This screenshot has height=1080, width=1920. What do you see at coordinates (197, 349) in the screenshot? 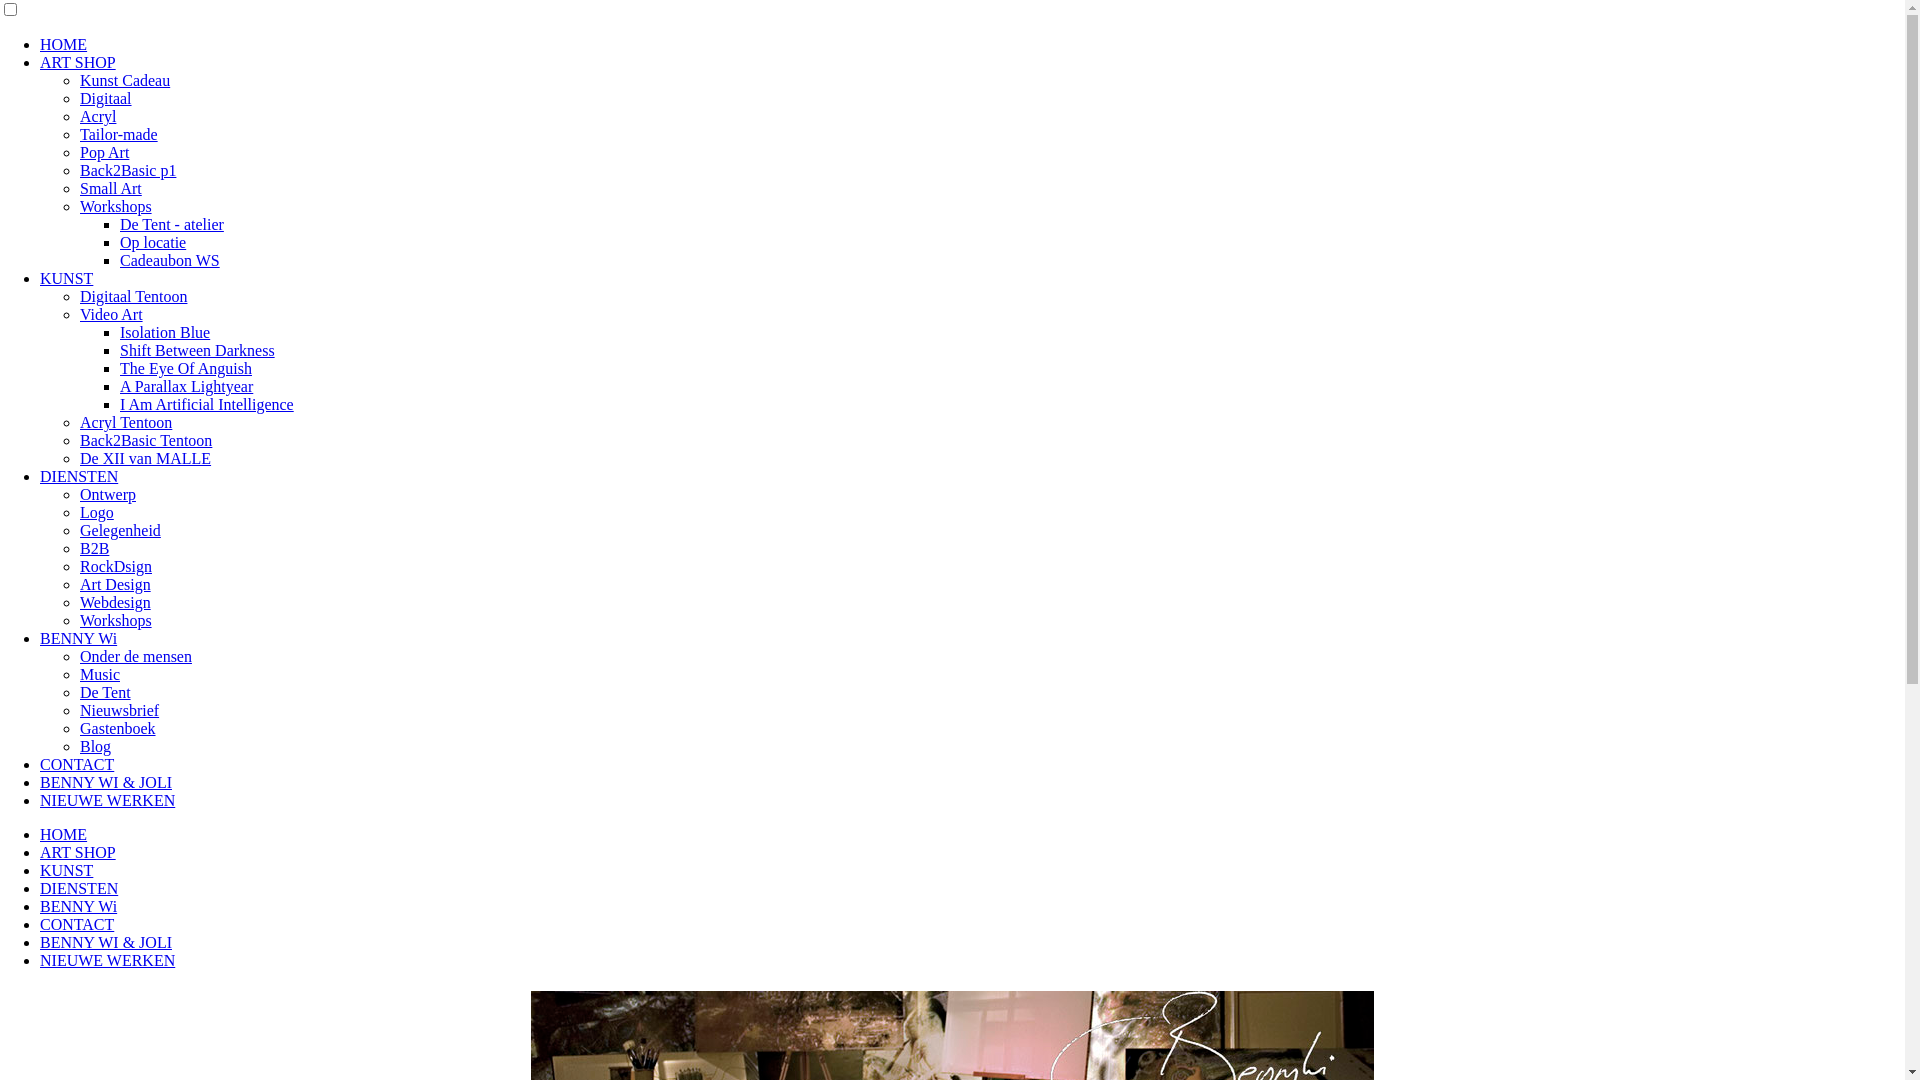
I see `'Shift Between Darkness'` at bounding box center [197, 349].